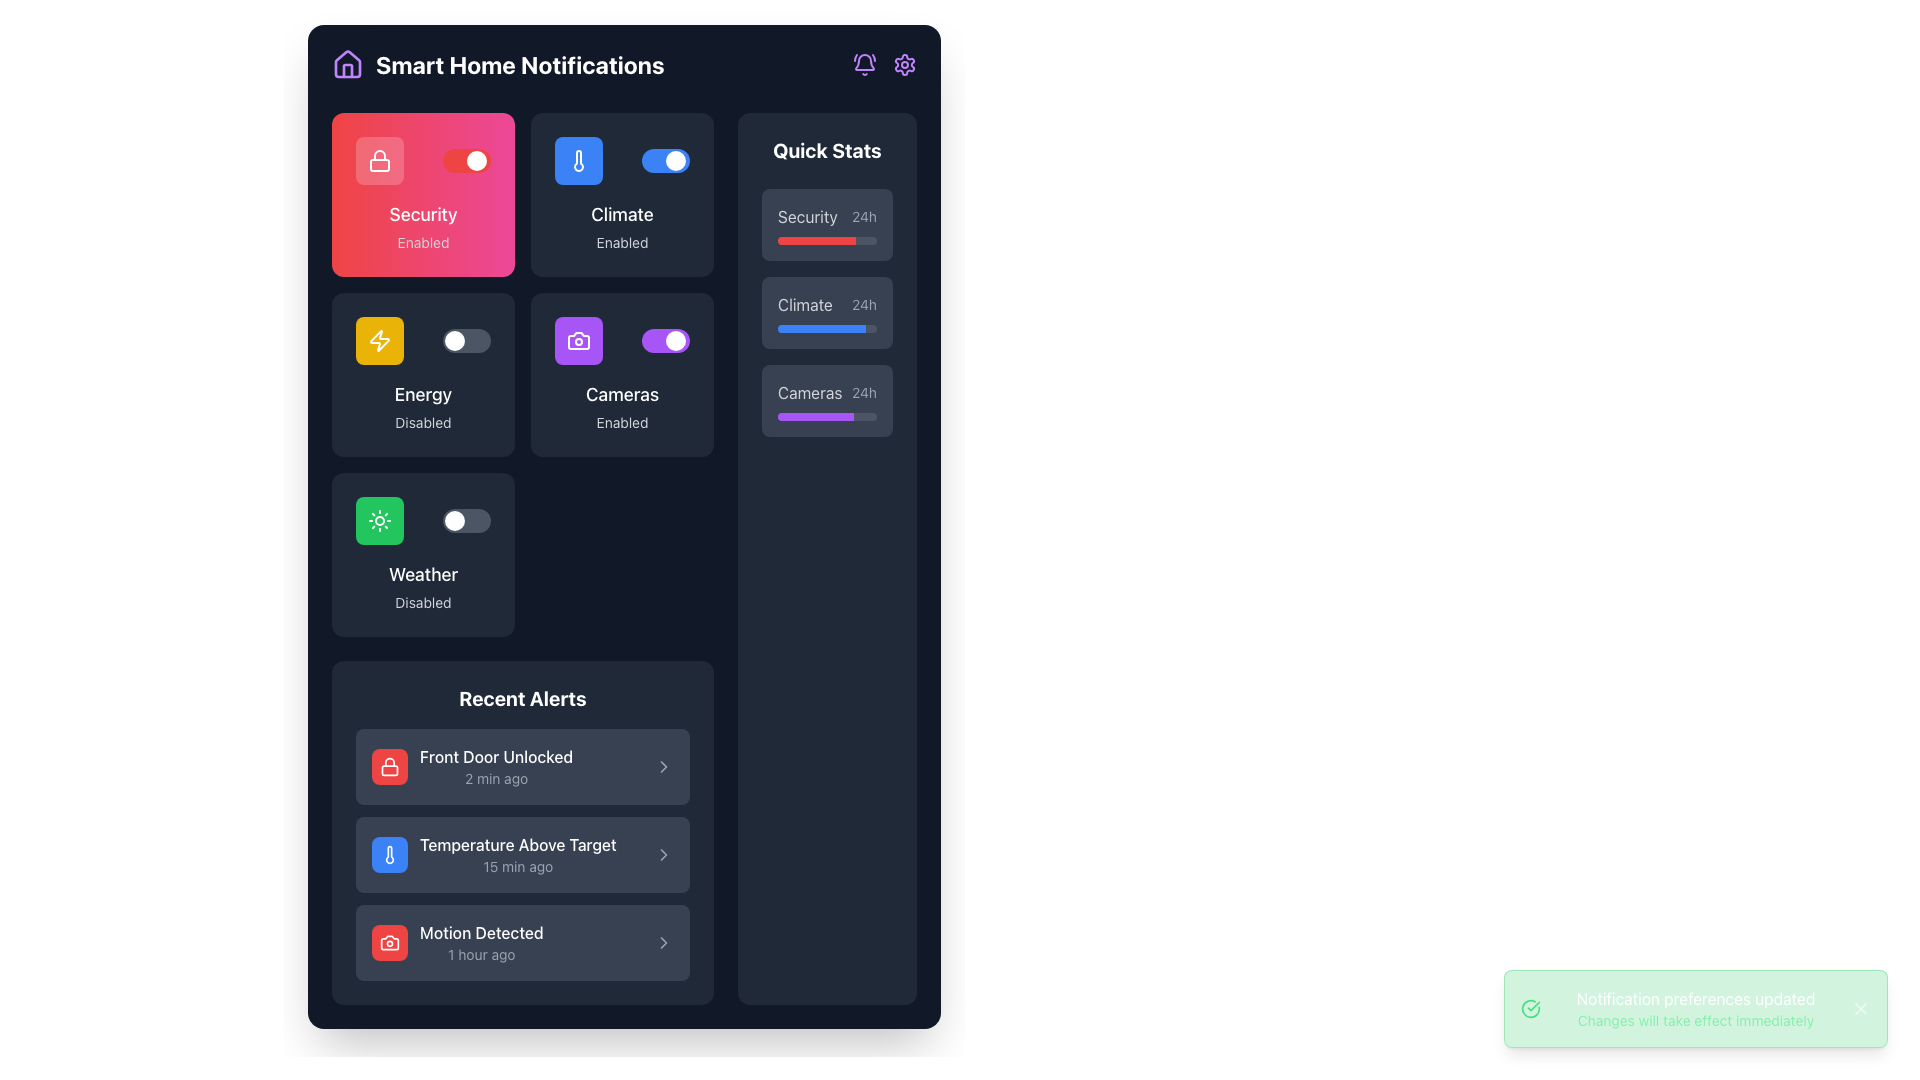 The width and height of the screenshot is (1920, 1080). What do you see at coordinates (481, 954) in the screenshot?
I see `the text label reading '1 hour ago', which is styled in gray and located directly below the 'Motion Detected' label in the 'Recent Alerts' list` at bounding box center [481, 954].